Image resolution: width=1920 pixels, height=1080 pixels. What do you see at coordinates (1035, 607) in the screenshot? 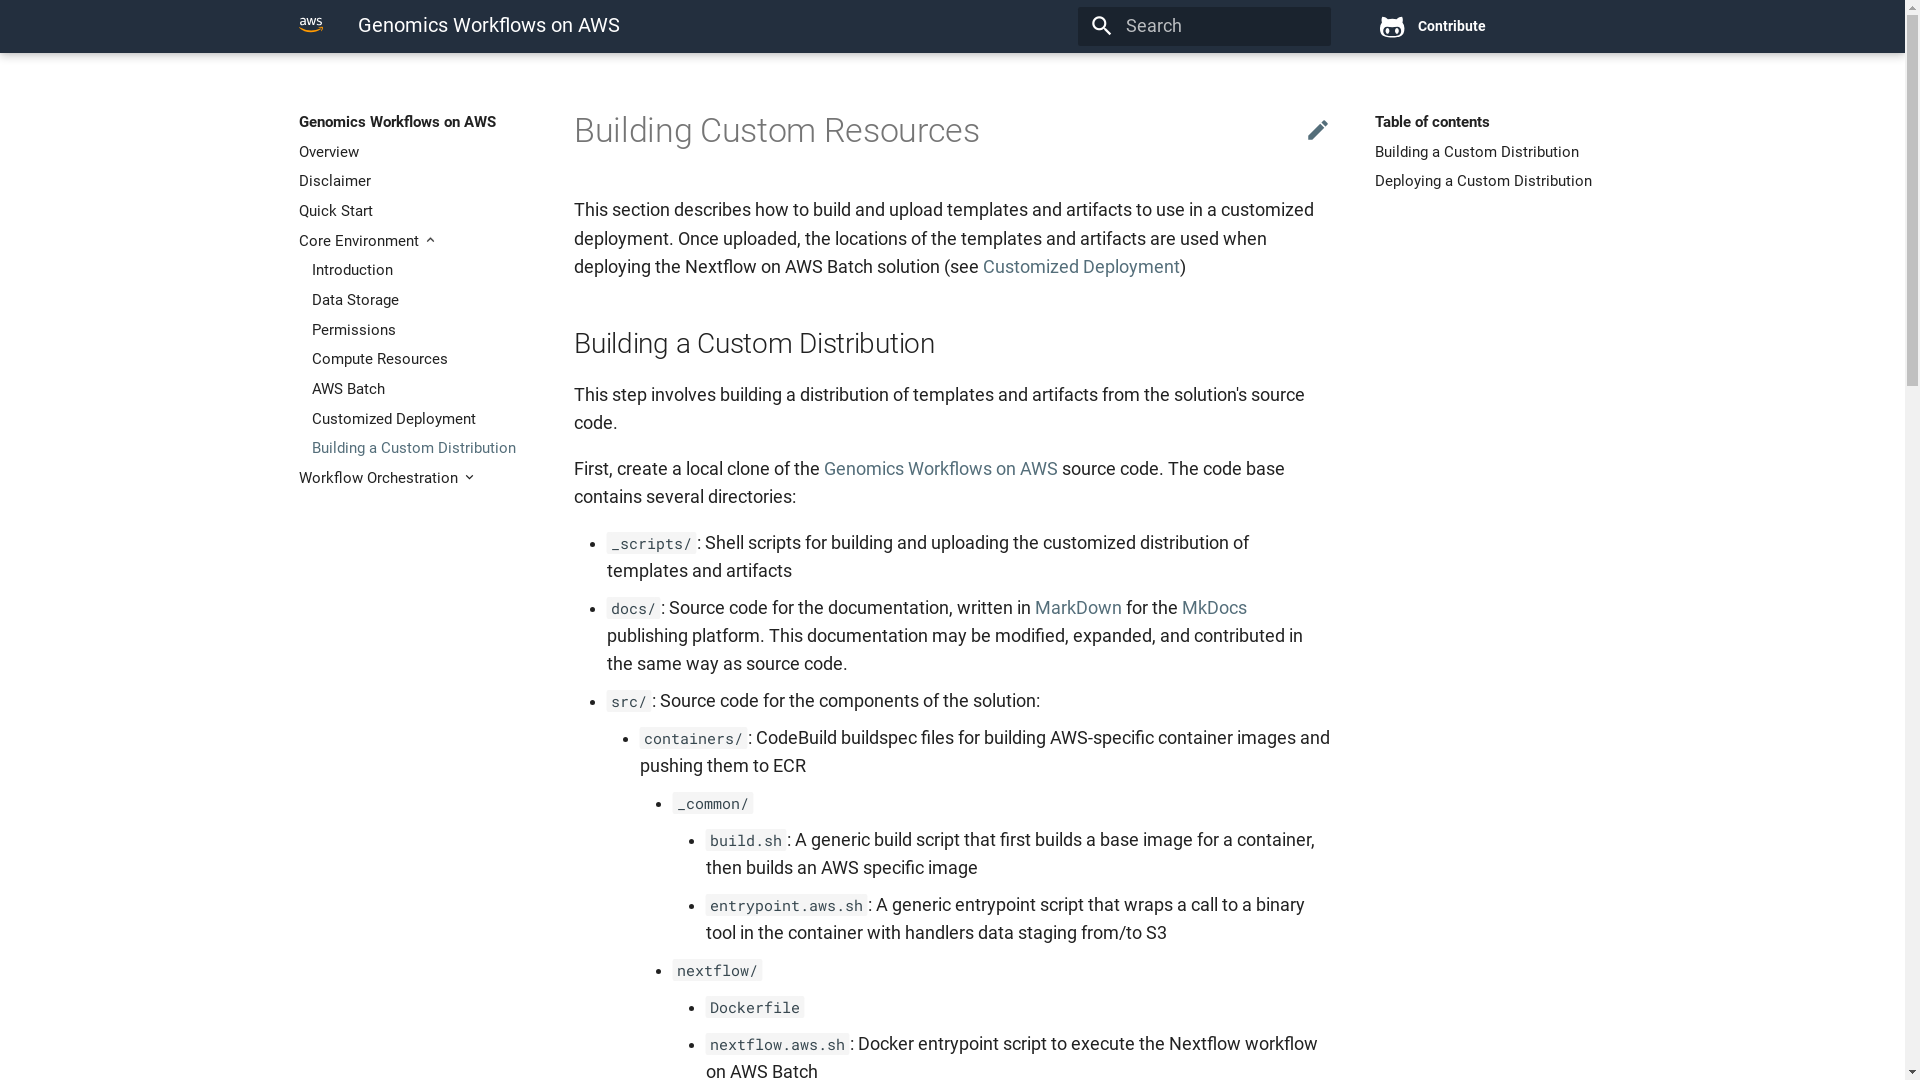
I see `'MarkDown'` at bounding box center [1035, 607].